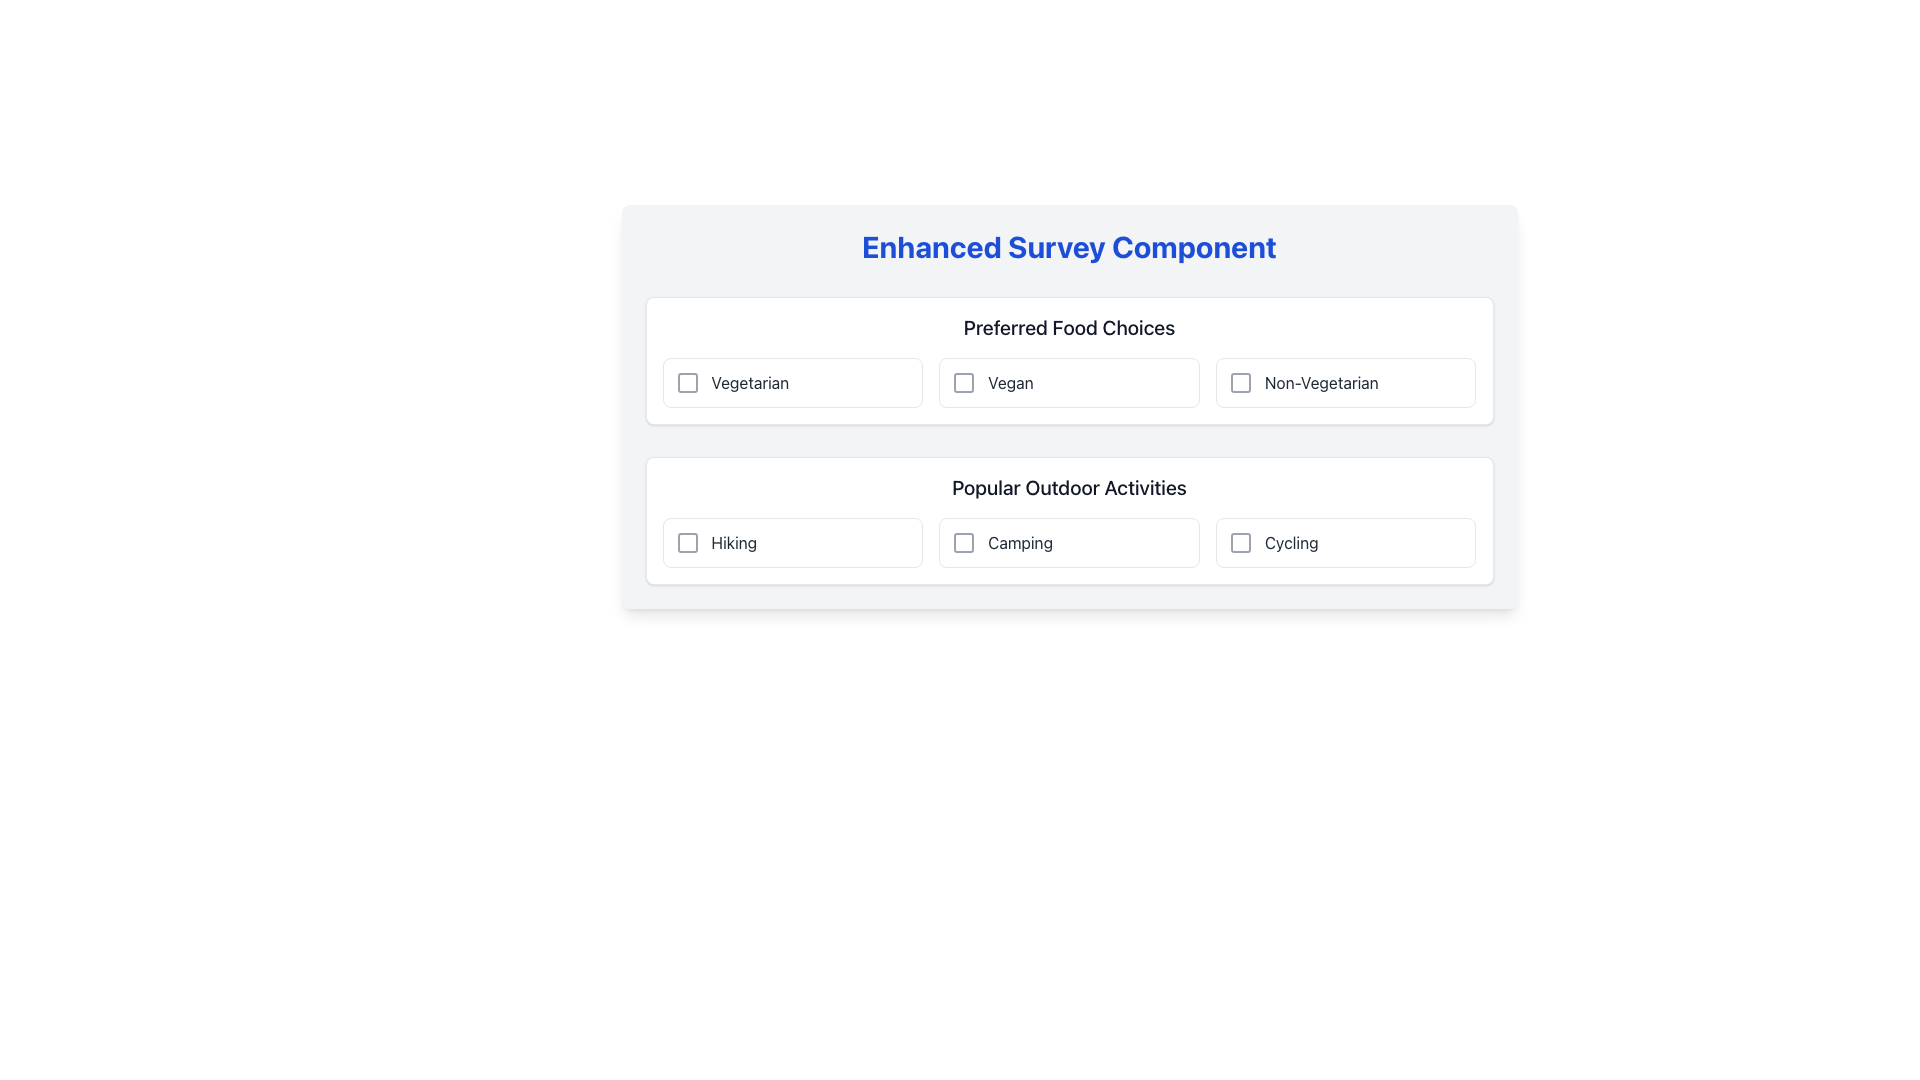 This screenshot has height=1080, width=1920. What do you see at coordinates (1291, 543) in the screenshot?
I see `the 'Cycling' text label in the 'Popular Outdoor Activities' section, which is positioned to the right of the checkbox and is the third option following 'Hiking' and 'Camping'` at bounding box center [1291, 543].